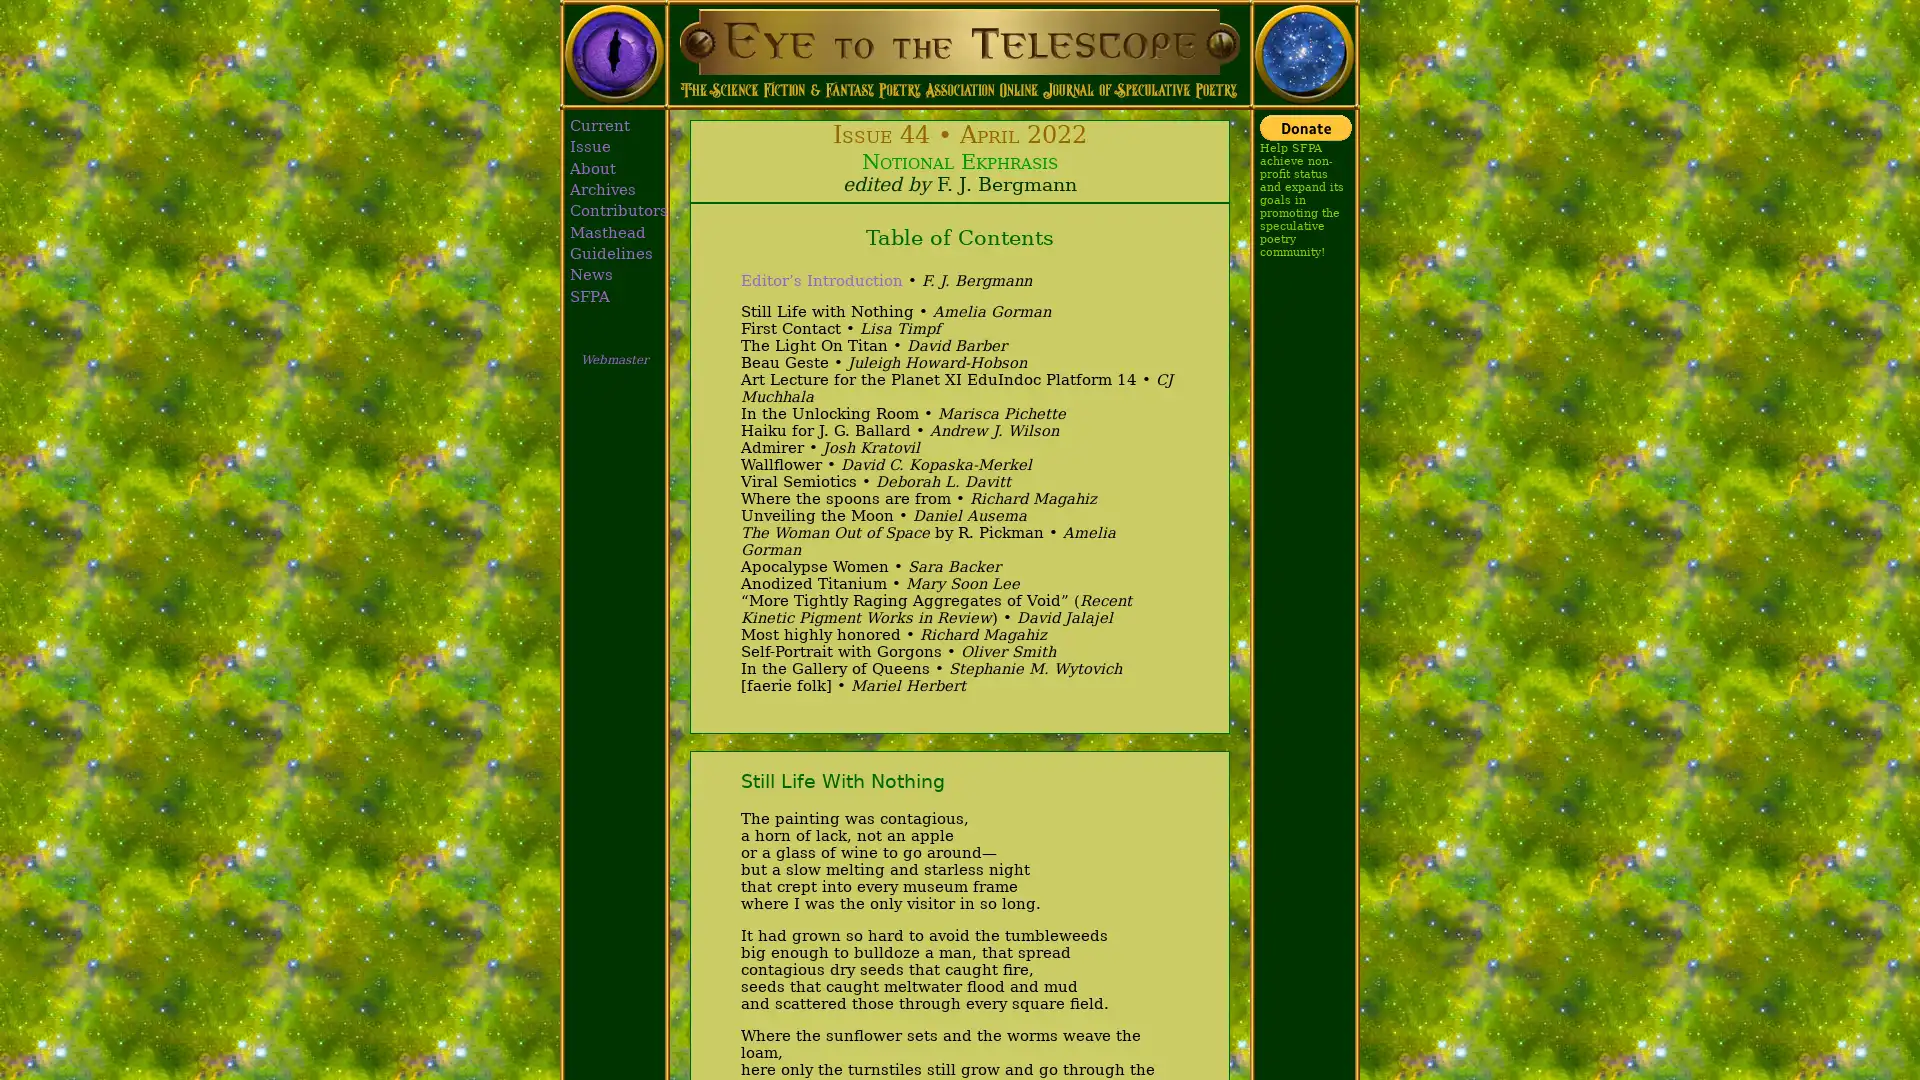  Describe the element at coordinates (1305, 127) in the screenshot. I see `Donate with PayPal button` at that location.